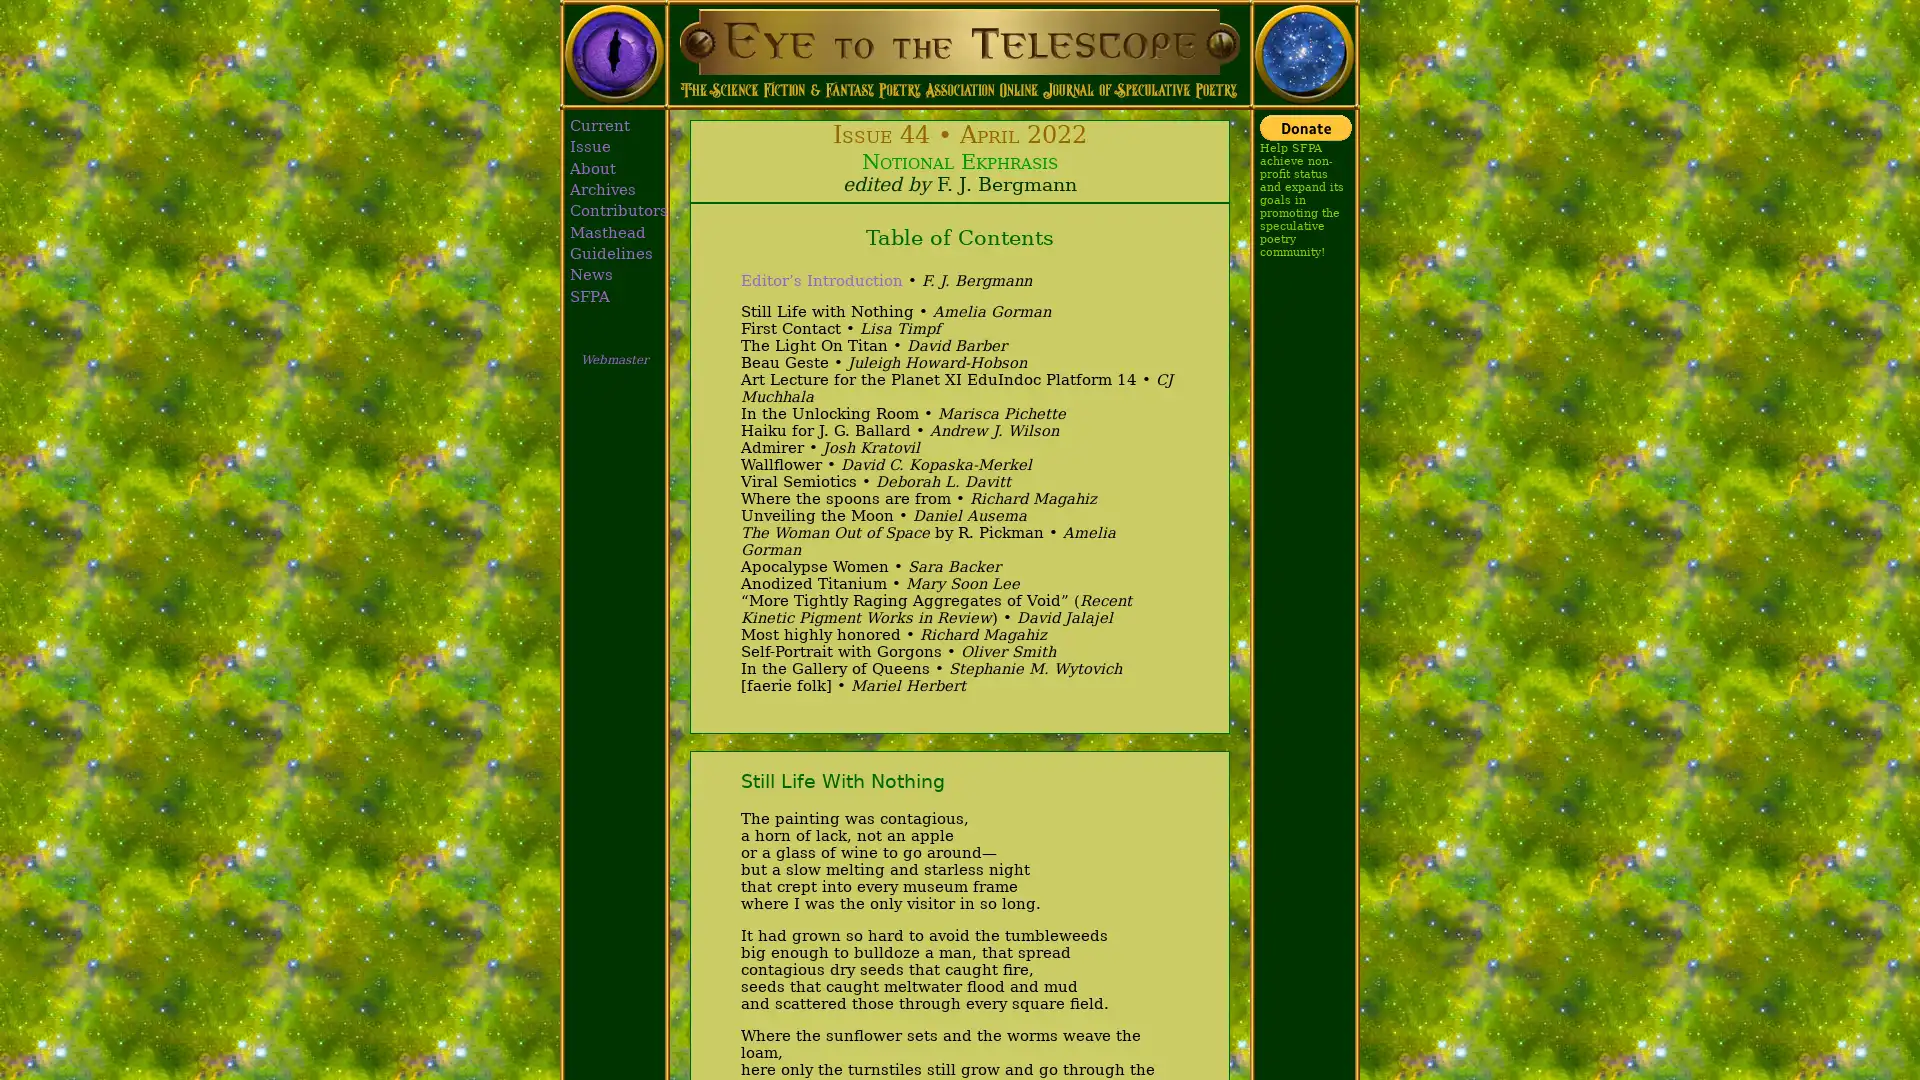  Describe the element at coordinates (1305, 127) in the screenshot. I see `Donate with PayPal button` at that location.